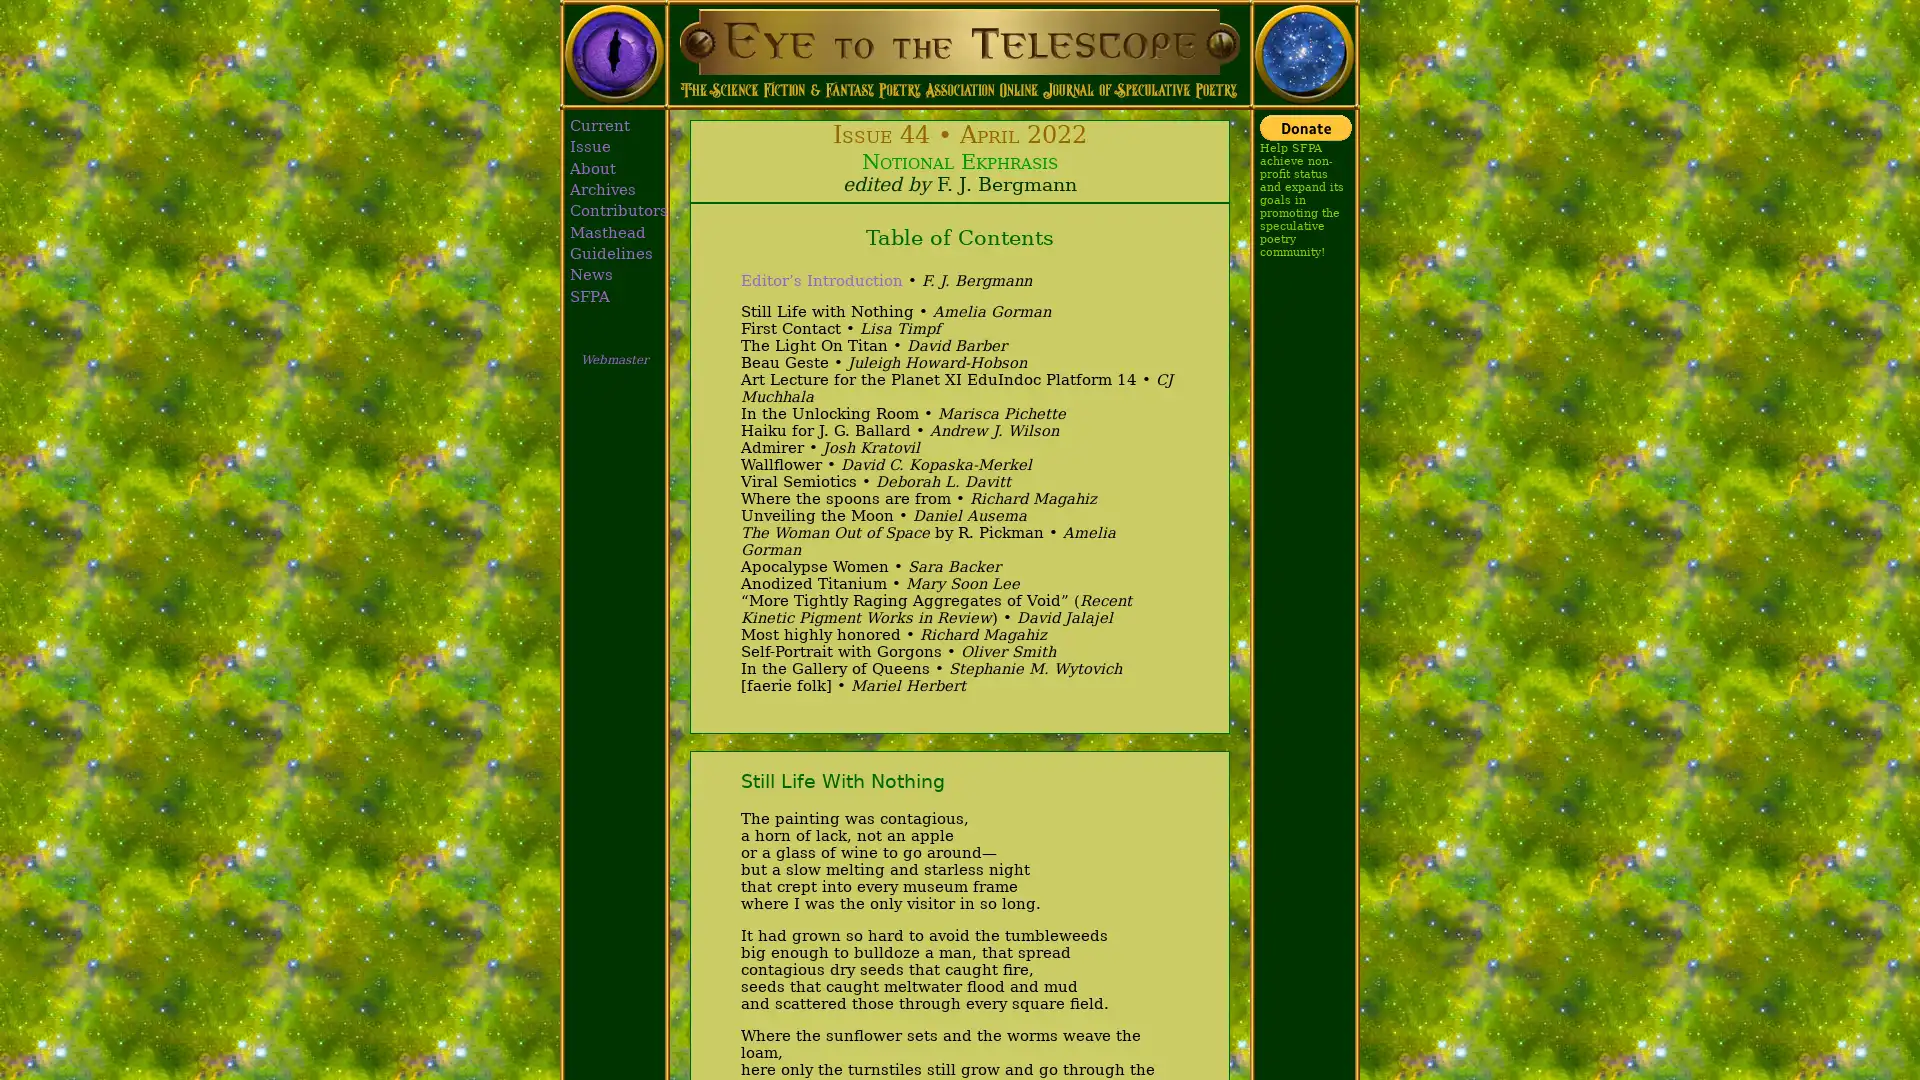  Describe the element at coordinates (1305, 127) in the screenshot. I see `Donate with PayPal button` at that location.